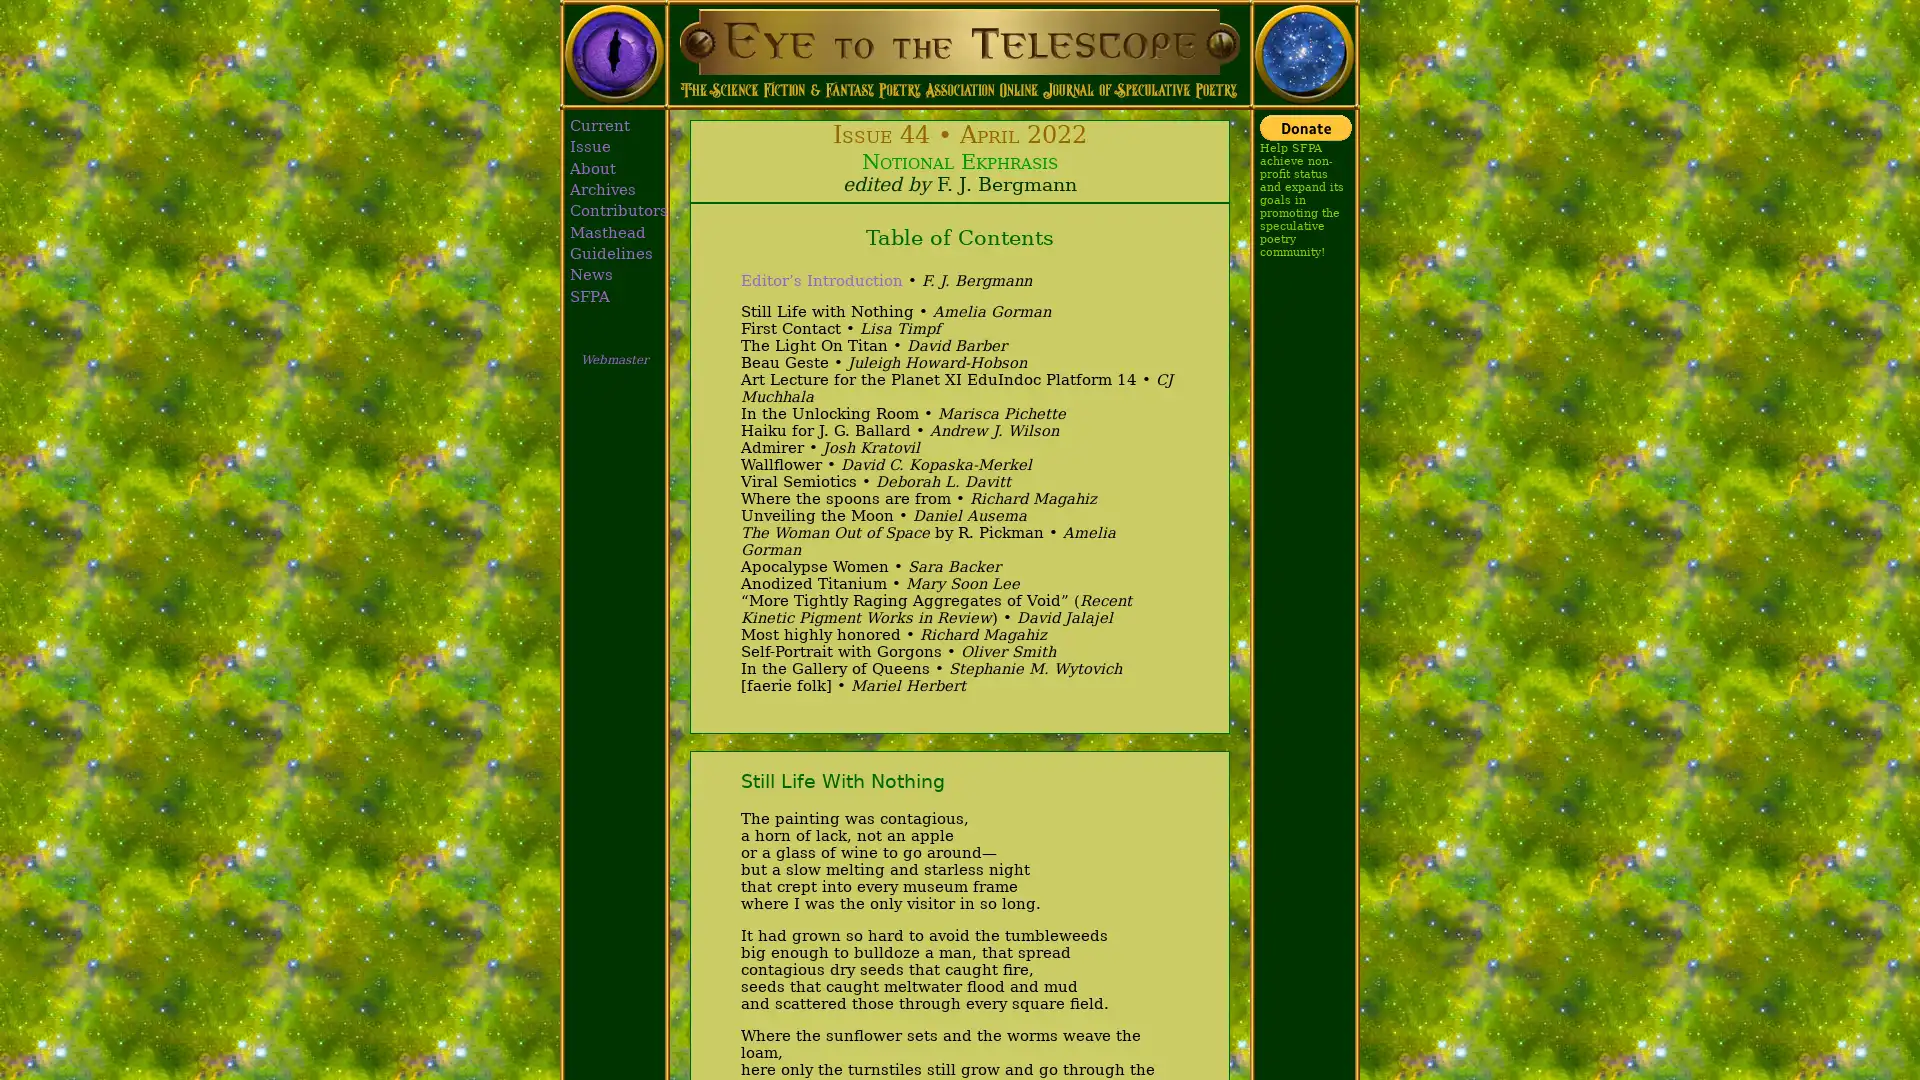  Describe the element at coordinates (1305, 127) in the screenshot. I see `Donate with PayPal button` at that location.